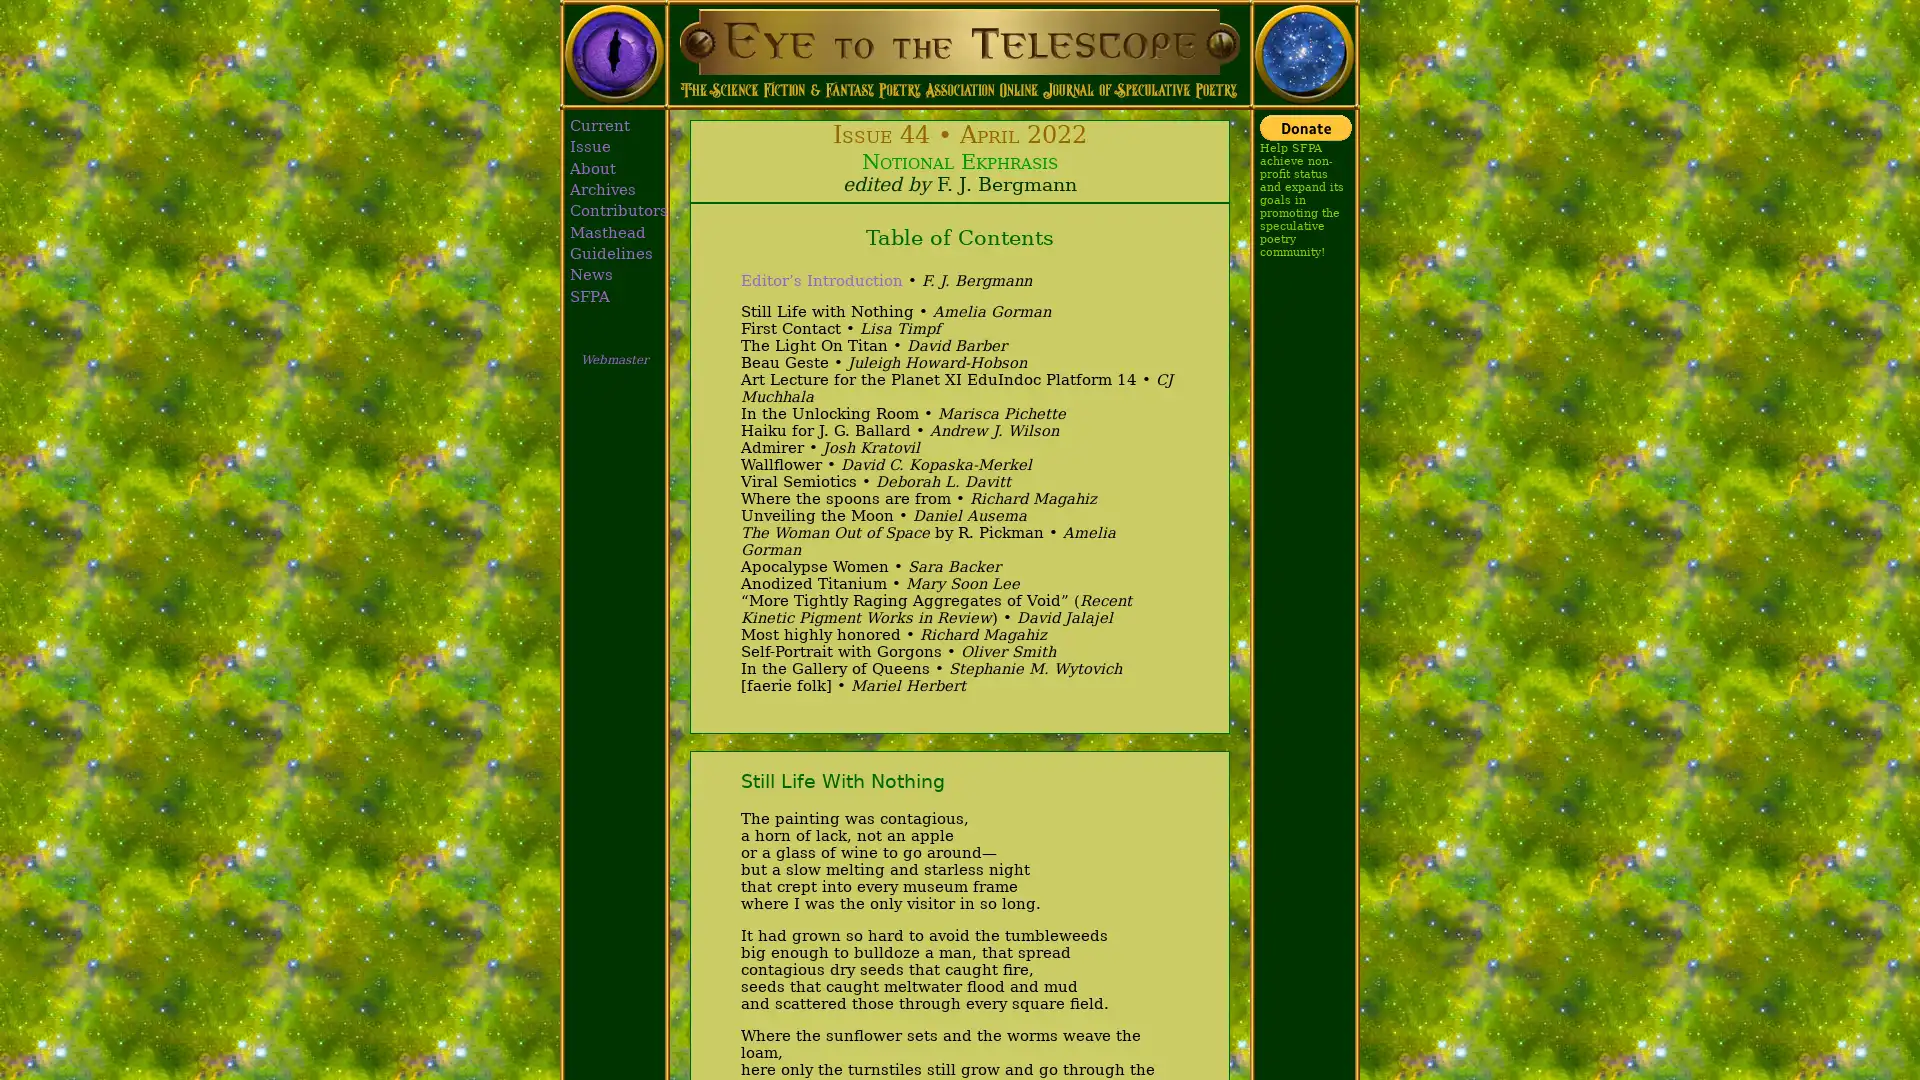  Describe the element at coordinates (1305, 127) in the screenshot. I see `Donate with PayPal button` at that location.